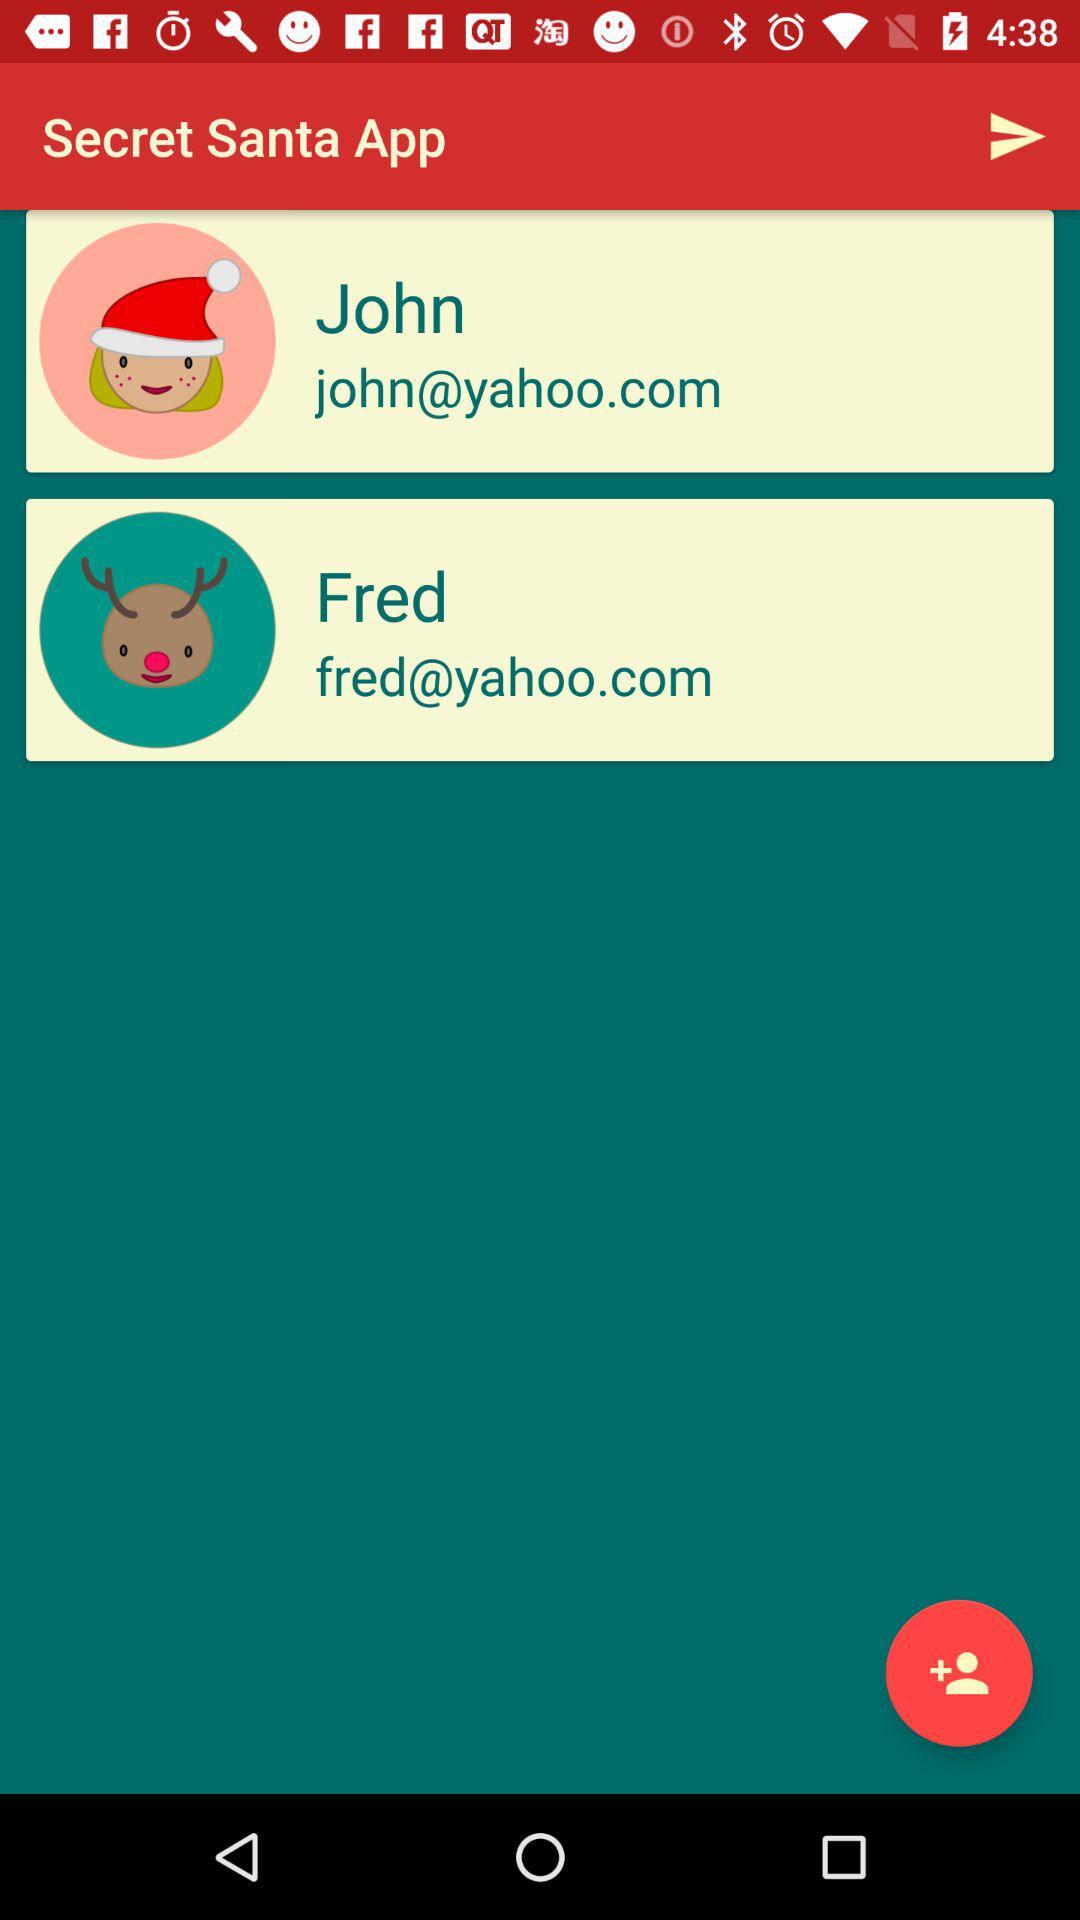  I want to click on the icon below fred@yahoo.com icon, so click(958, 1673).